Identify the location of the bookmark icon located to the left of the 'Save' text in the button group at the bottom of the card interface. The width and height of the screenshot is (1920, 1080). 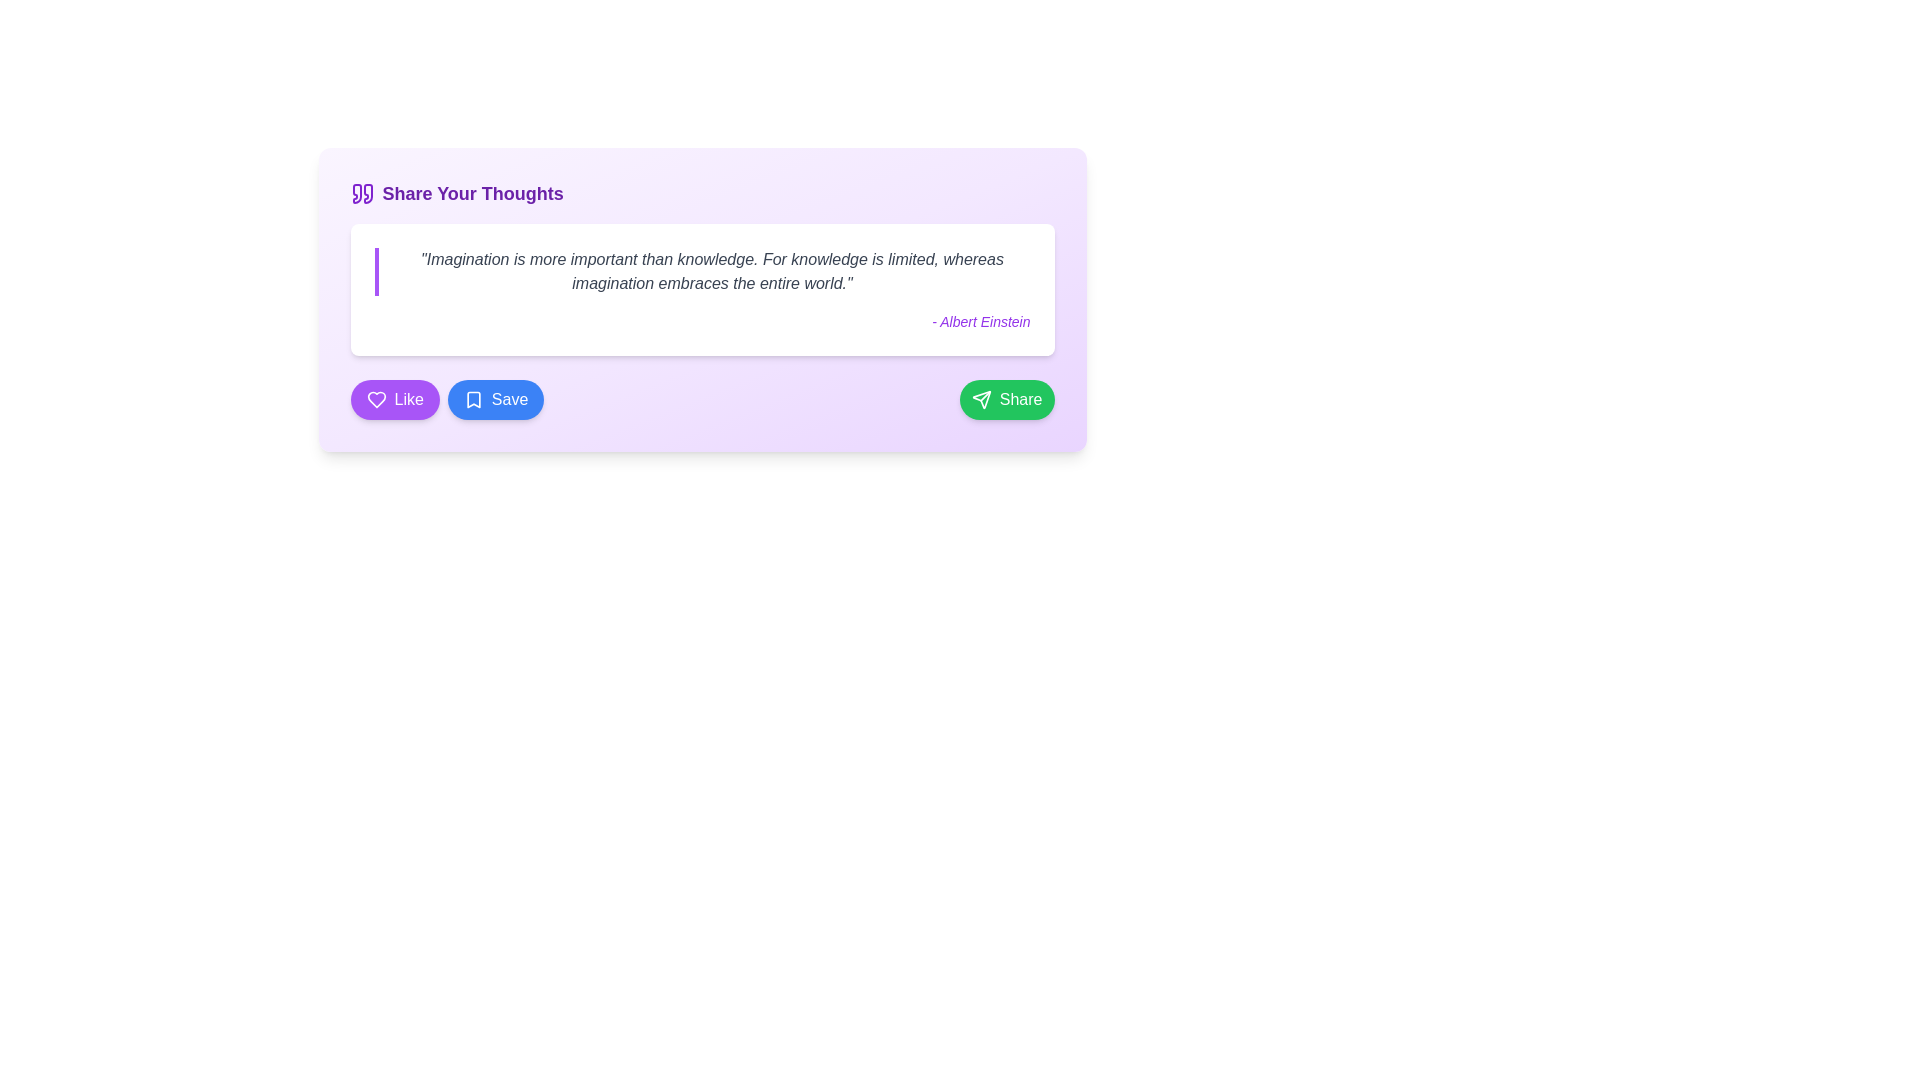
(472, 400).